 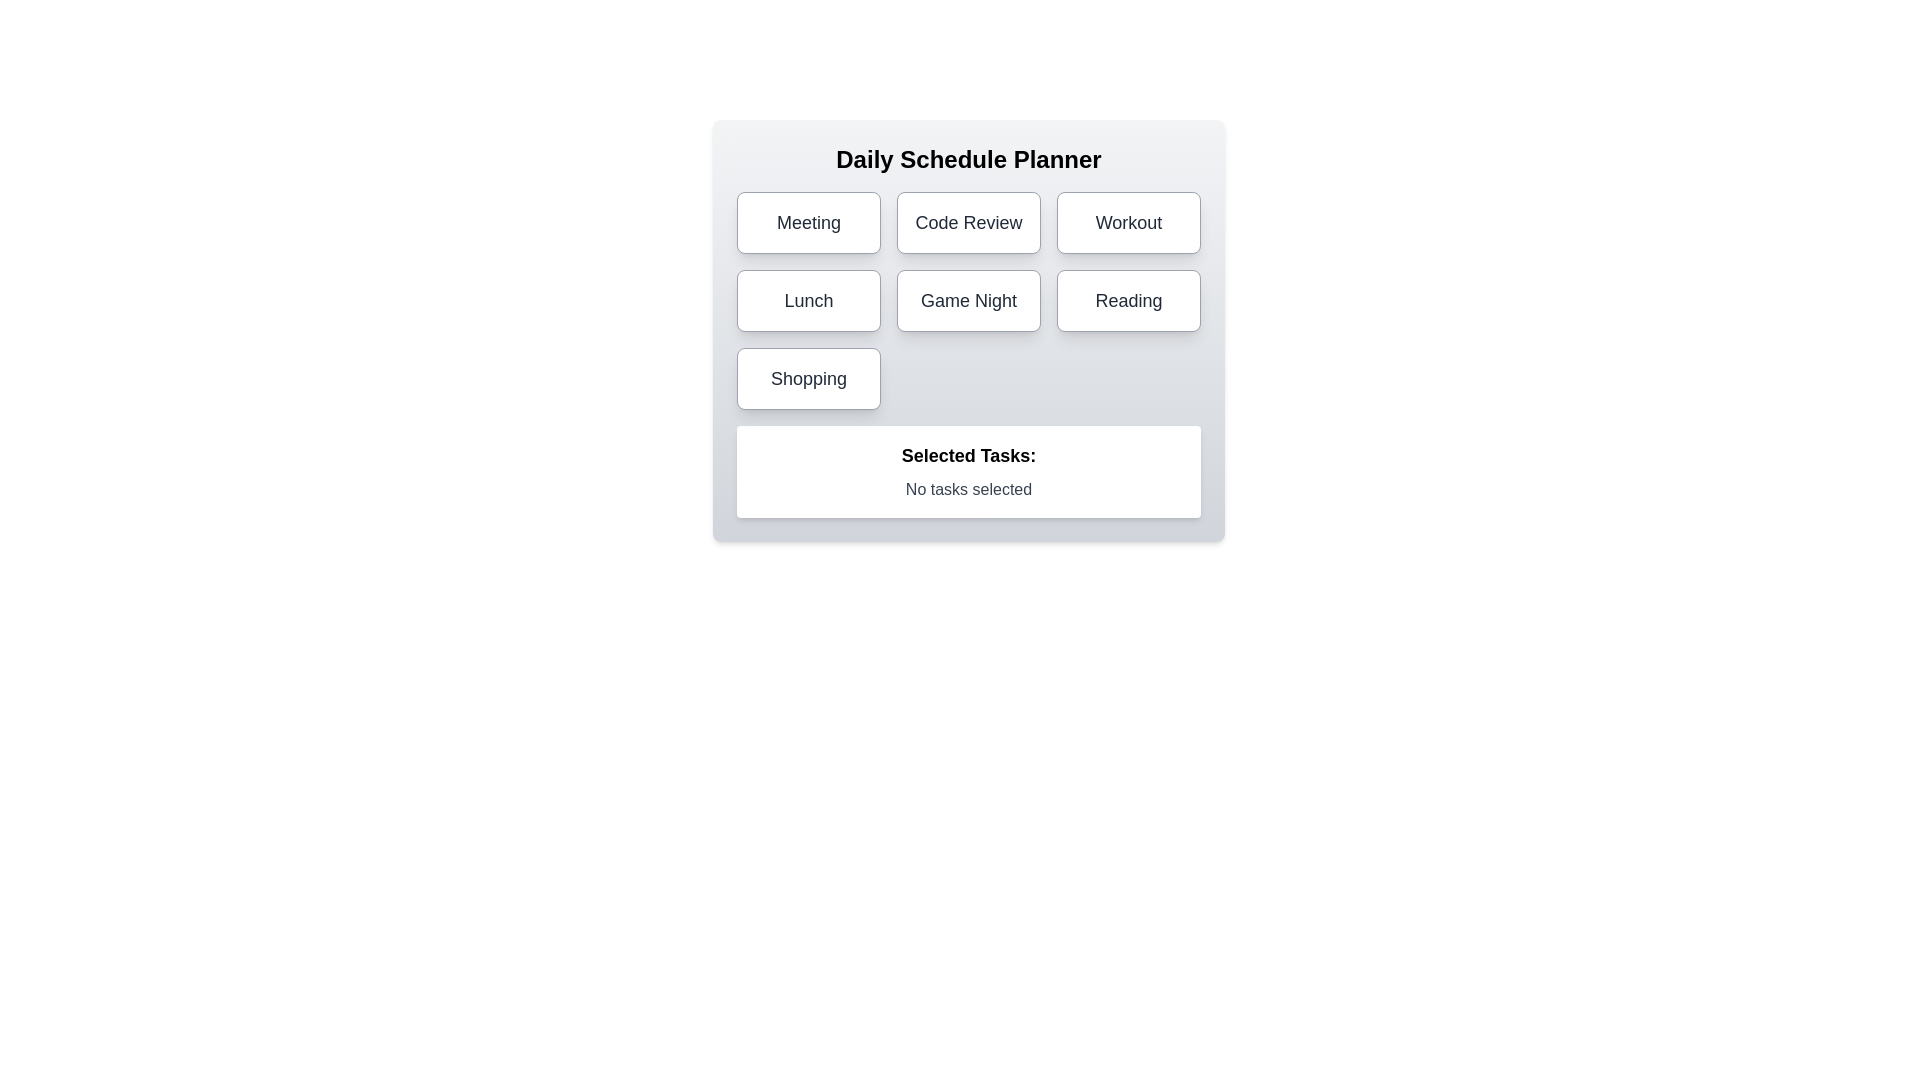 I want to click on the button corresponding to Game Night, so click(x=969, y=300).